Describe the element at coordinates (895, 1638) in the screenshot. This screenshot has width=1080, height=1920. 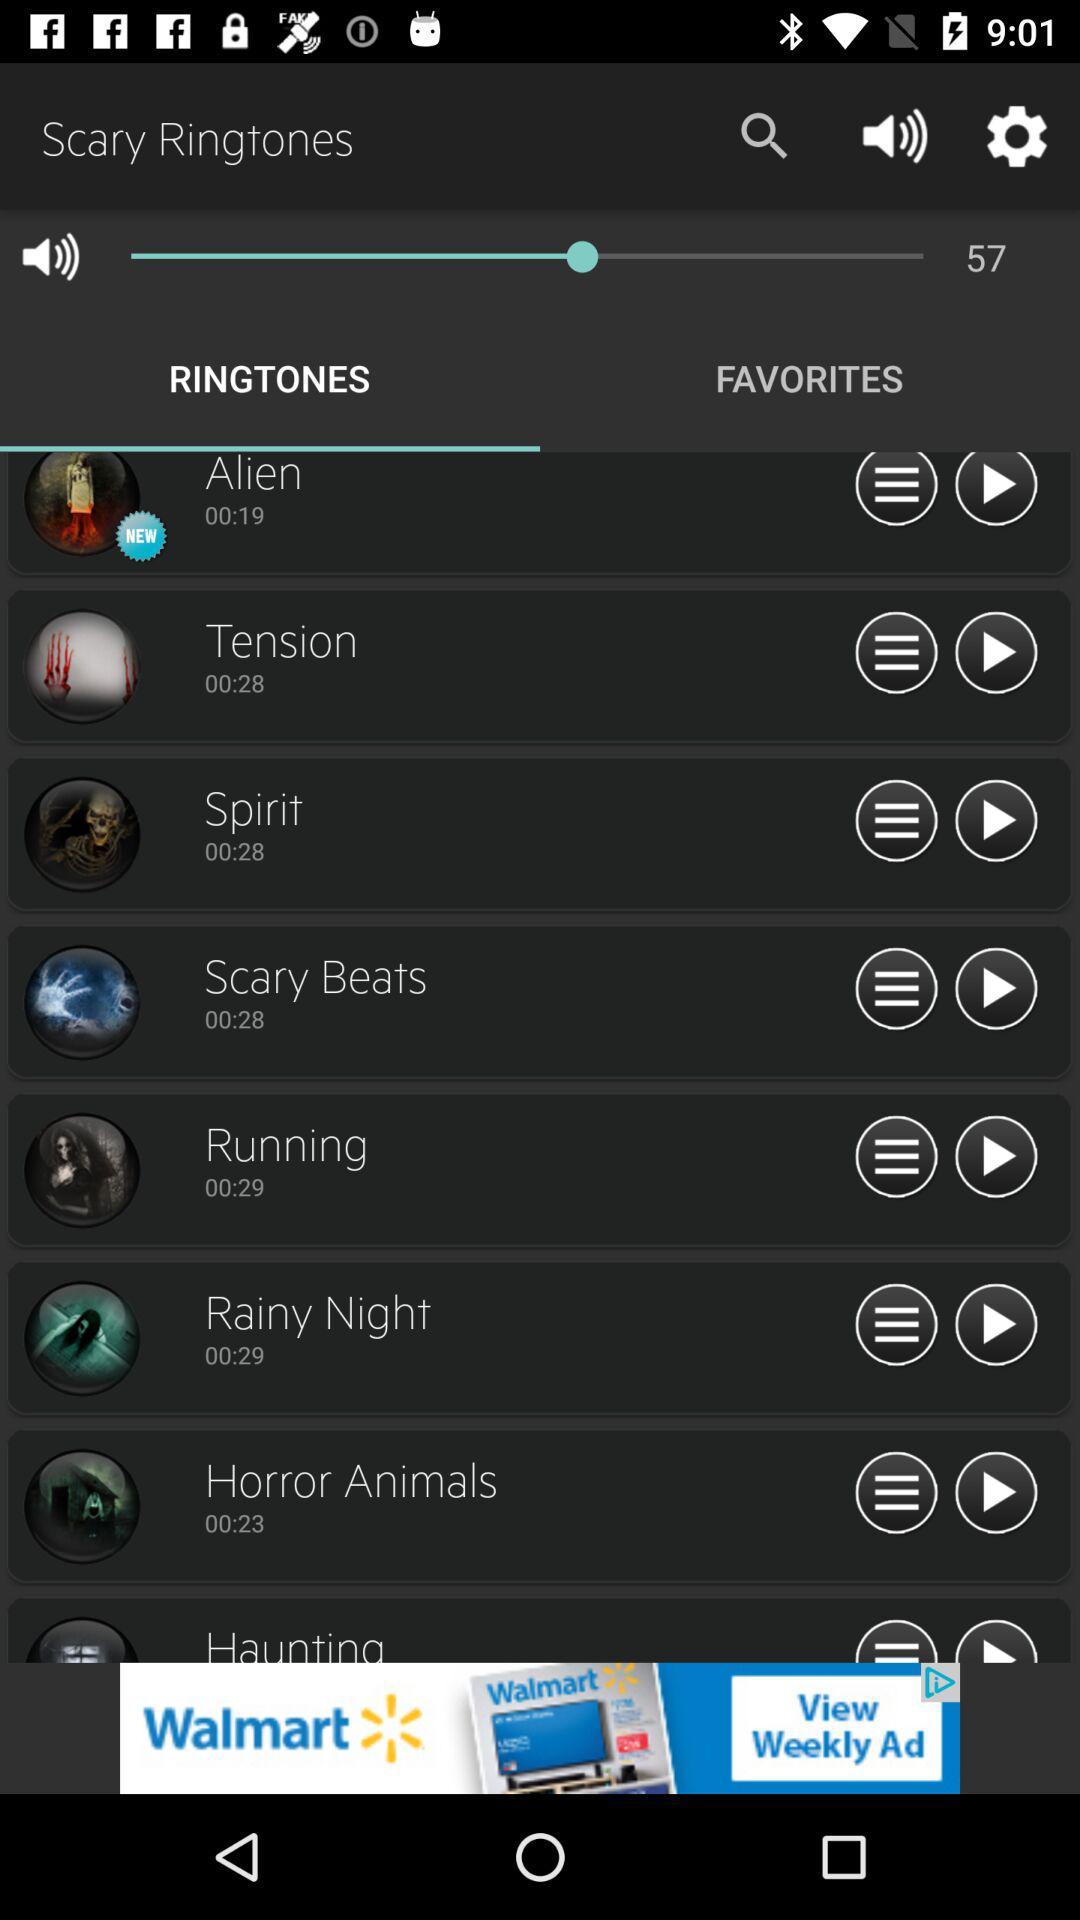
I see `see the menu` at that location.